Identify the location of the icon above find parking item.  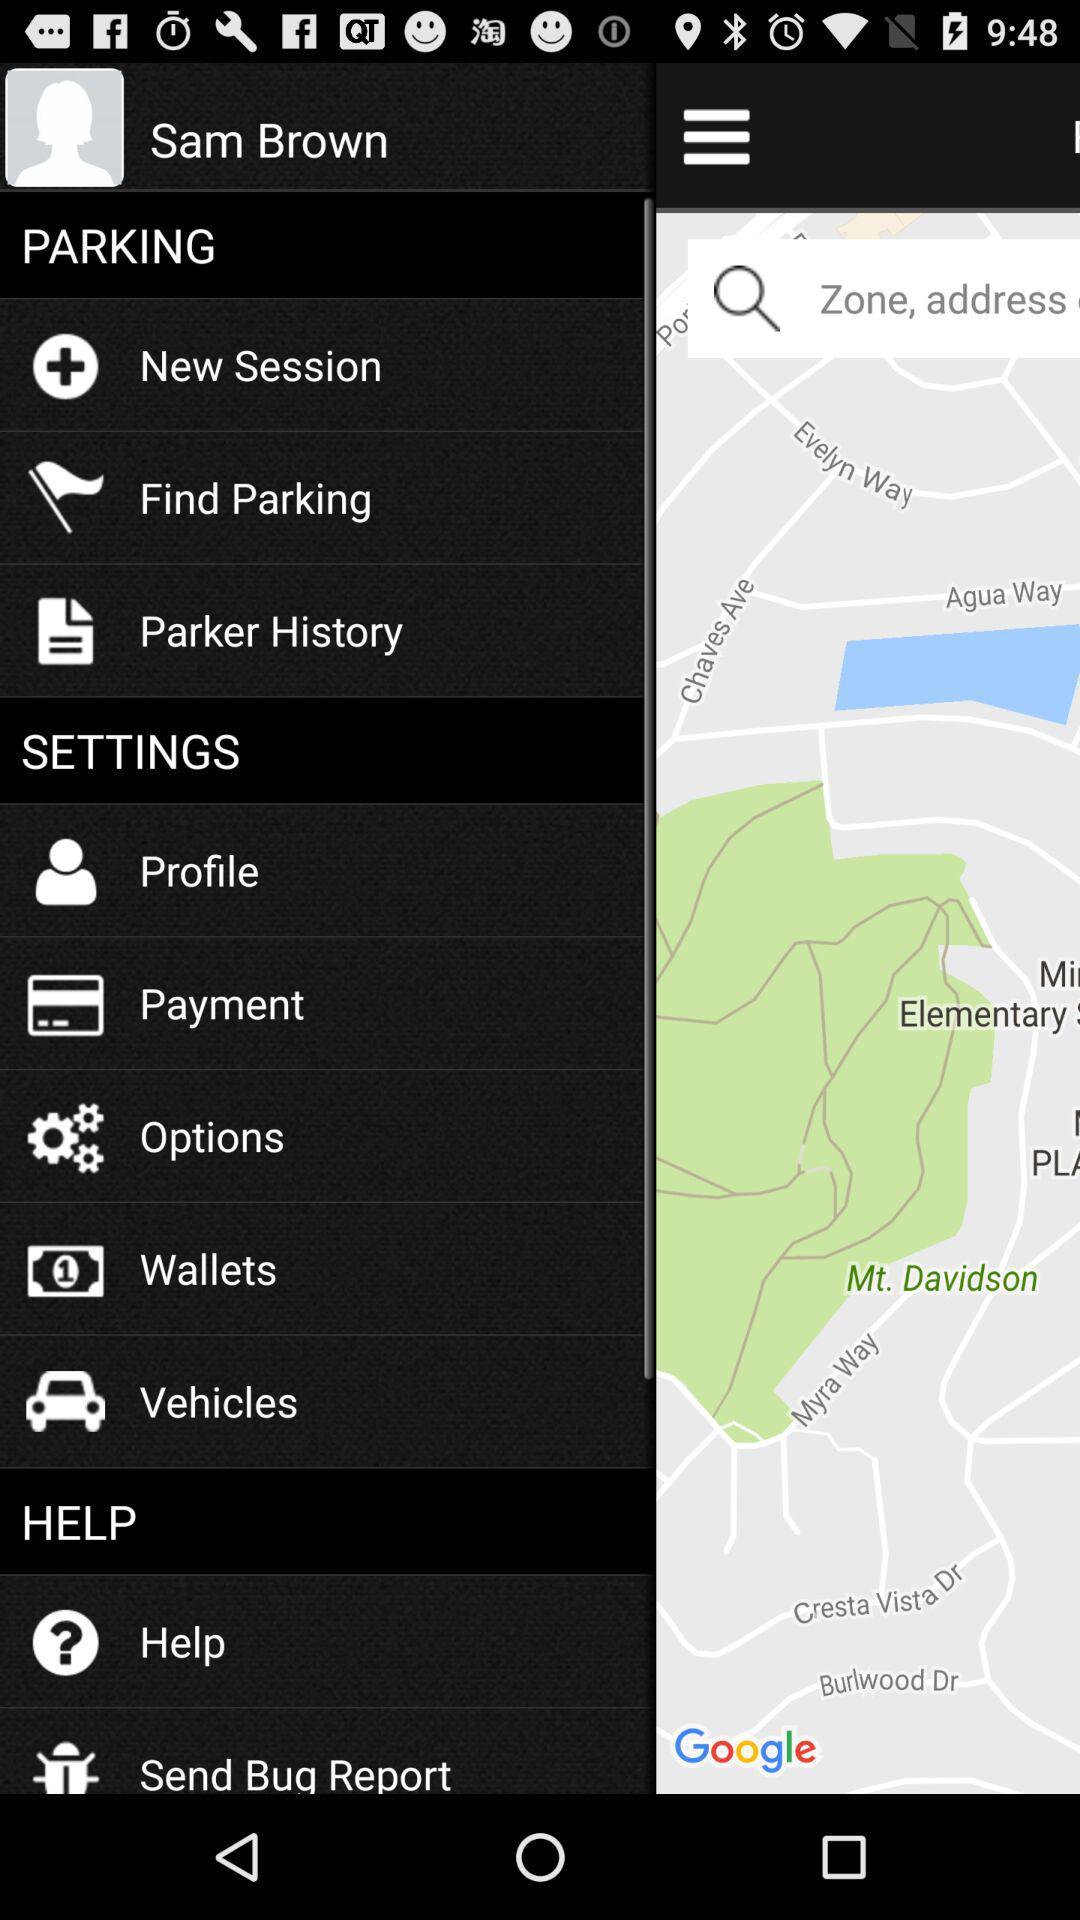
(260, 364).